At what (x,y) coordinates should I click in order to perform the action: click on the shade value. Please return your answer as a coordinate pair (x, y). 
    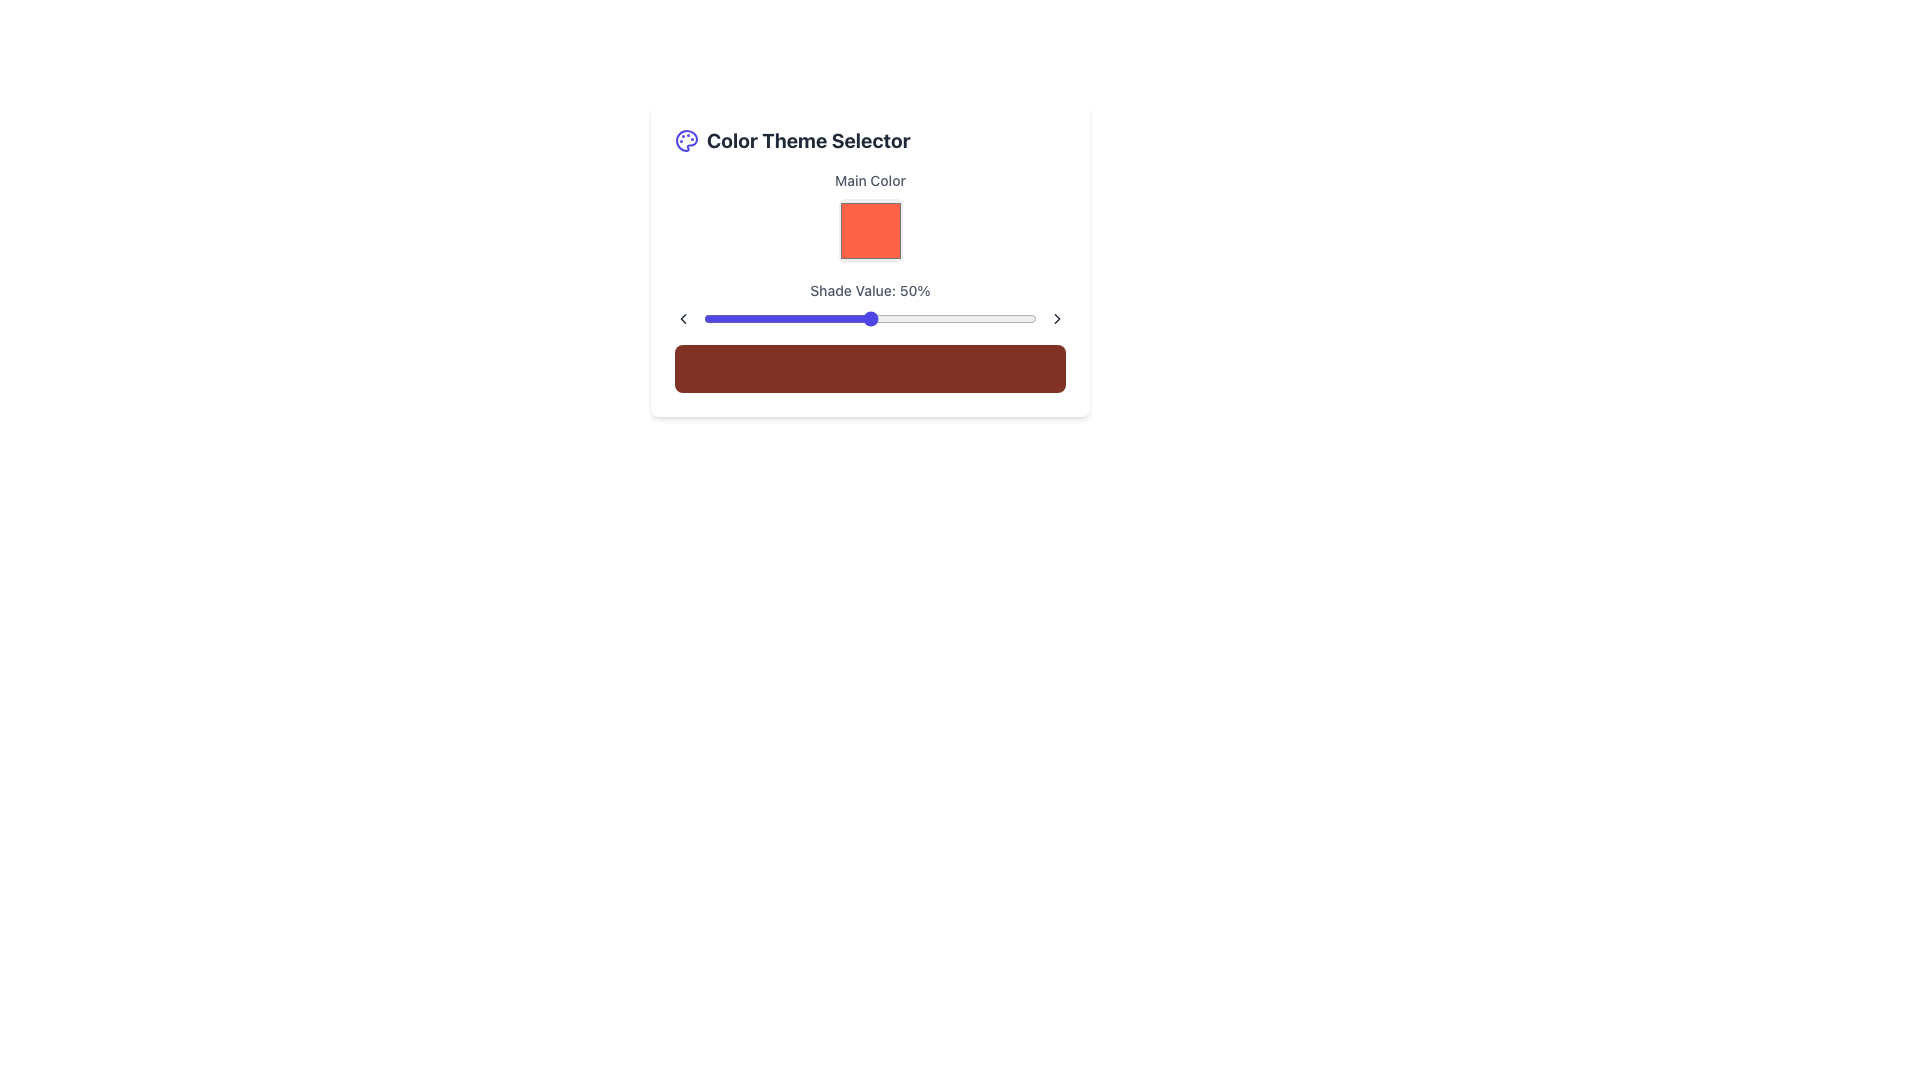
    Looking at the image, I should click on (867, 318).